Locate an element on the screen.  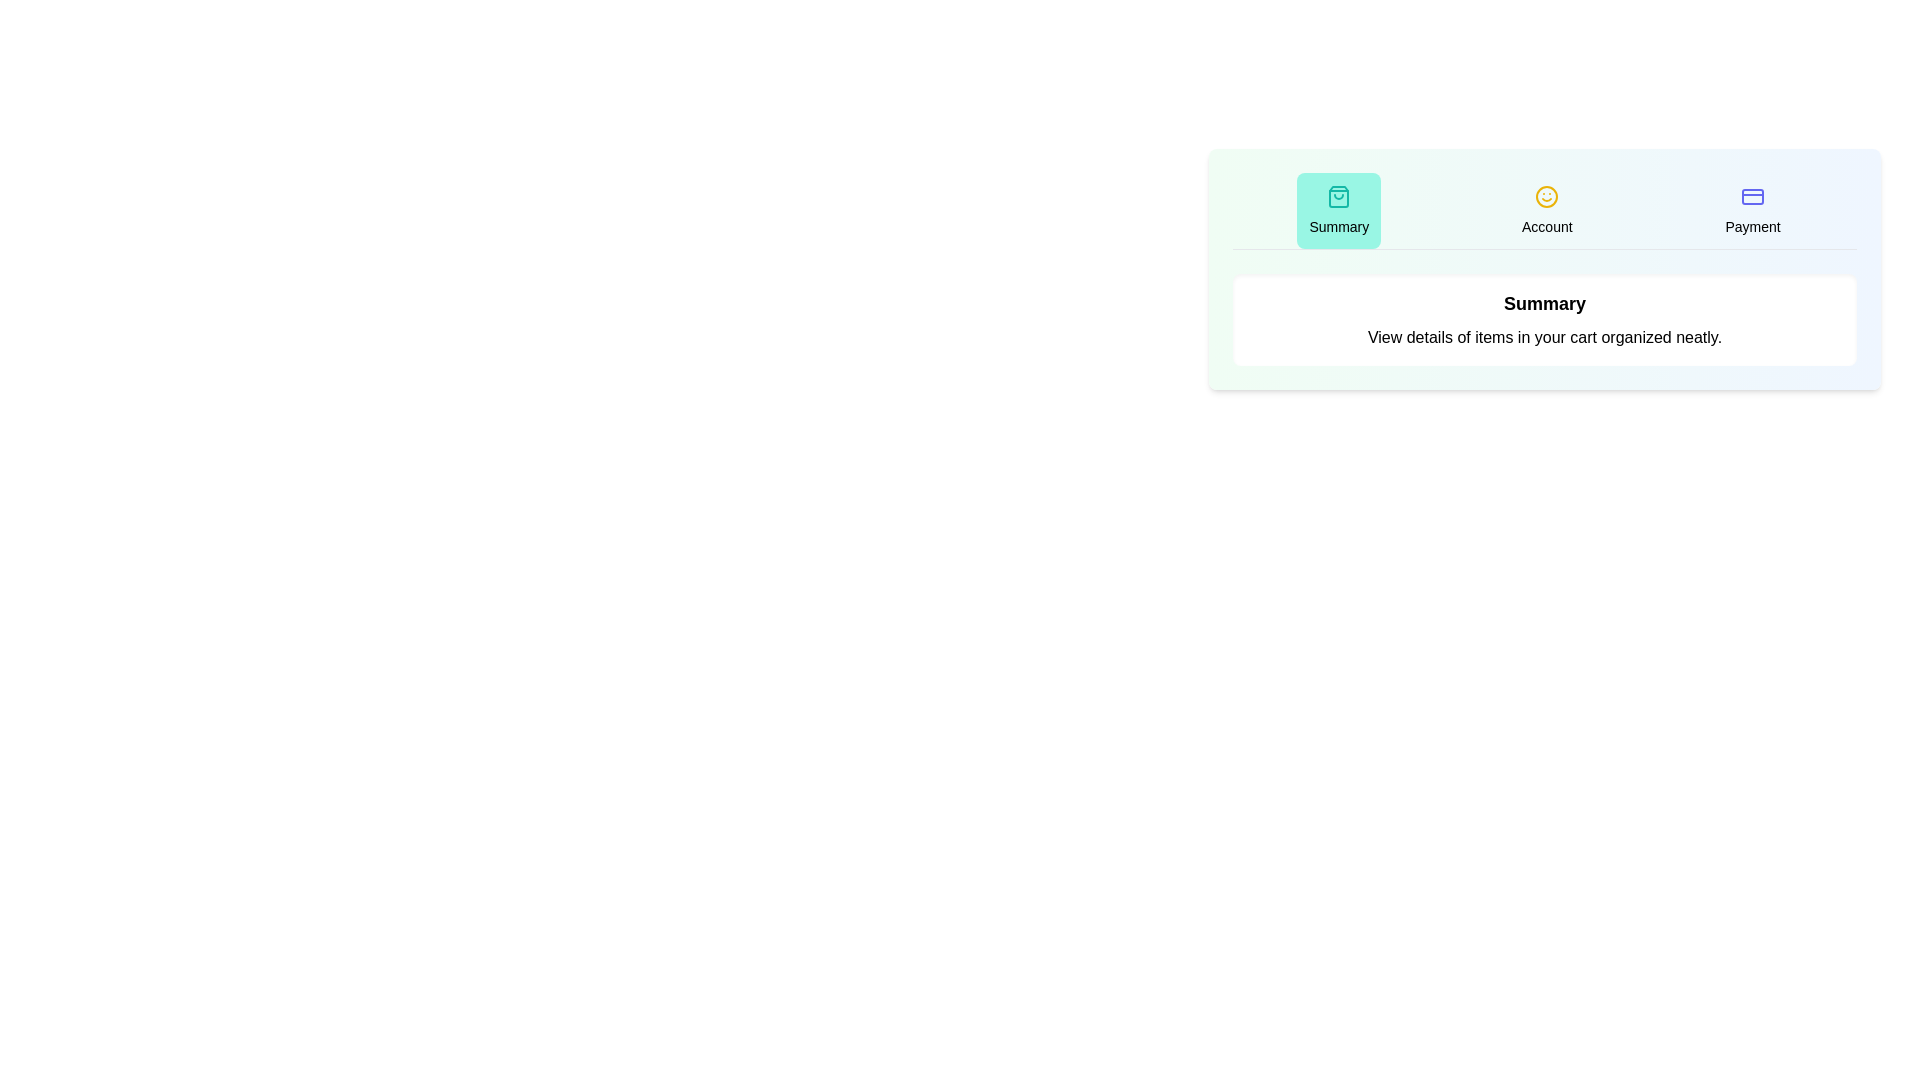
the Summary tab to switch to it is located at coordinates (1339, 211).